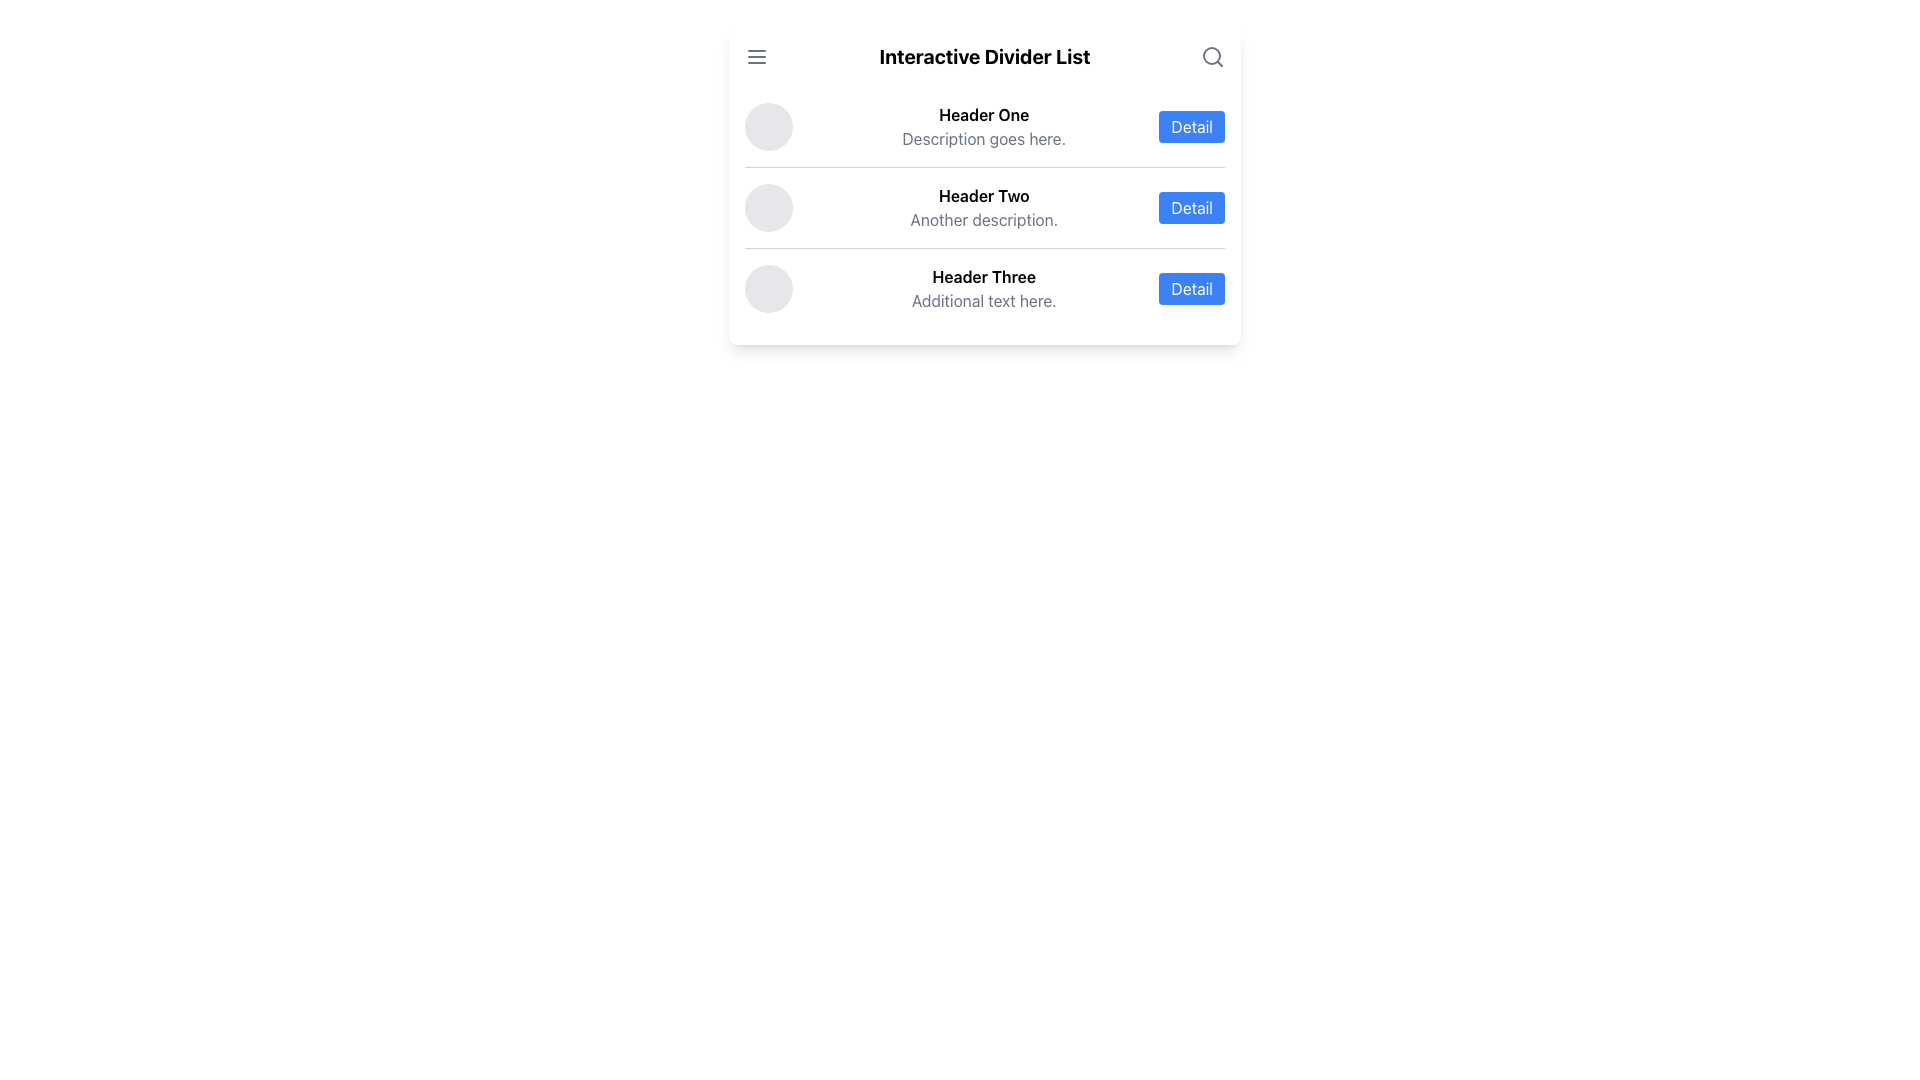 The image size is (1920, 1080). What do you see at coordinates (984, 300) in the screenshot?
I see `the text label that reads 'Additional text here.' positioned below the bold header 'Header Three' within a list item` at bounding box center [984, 300].